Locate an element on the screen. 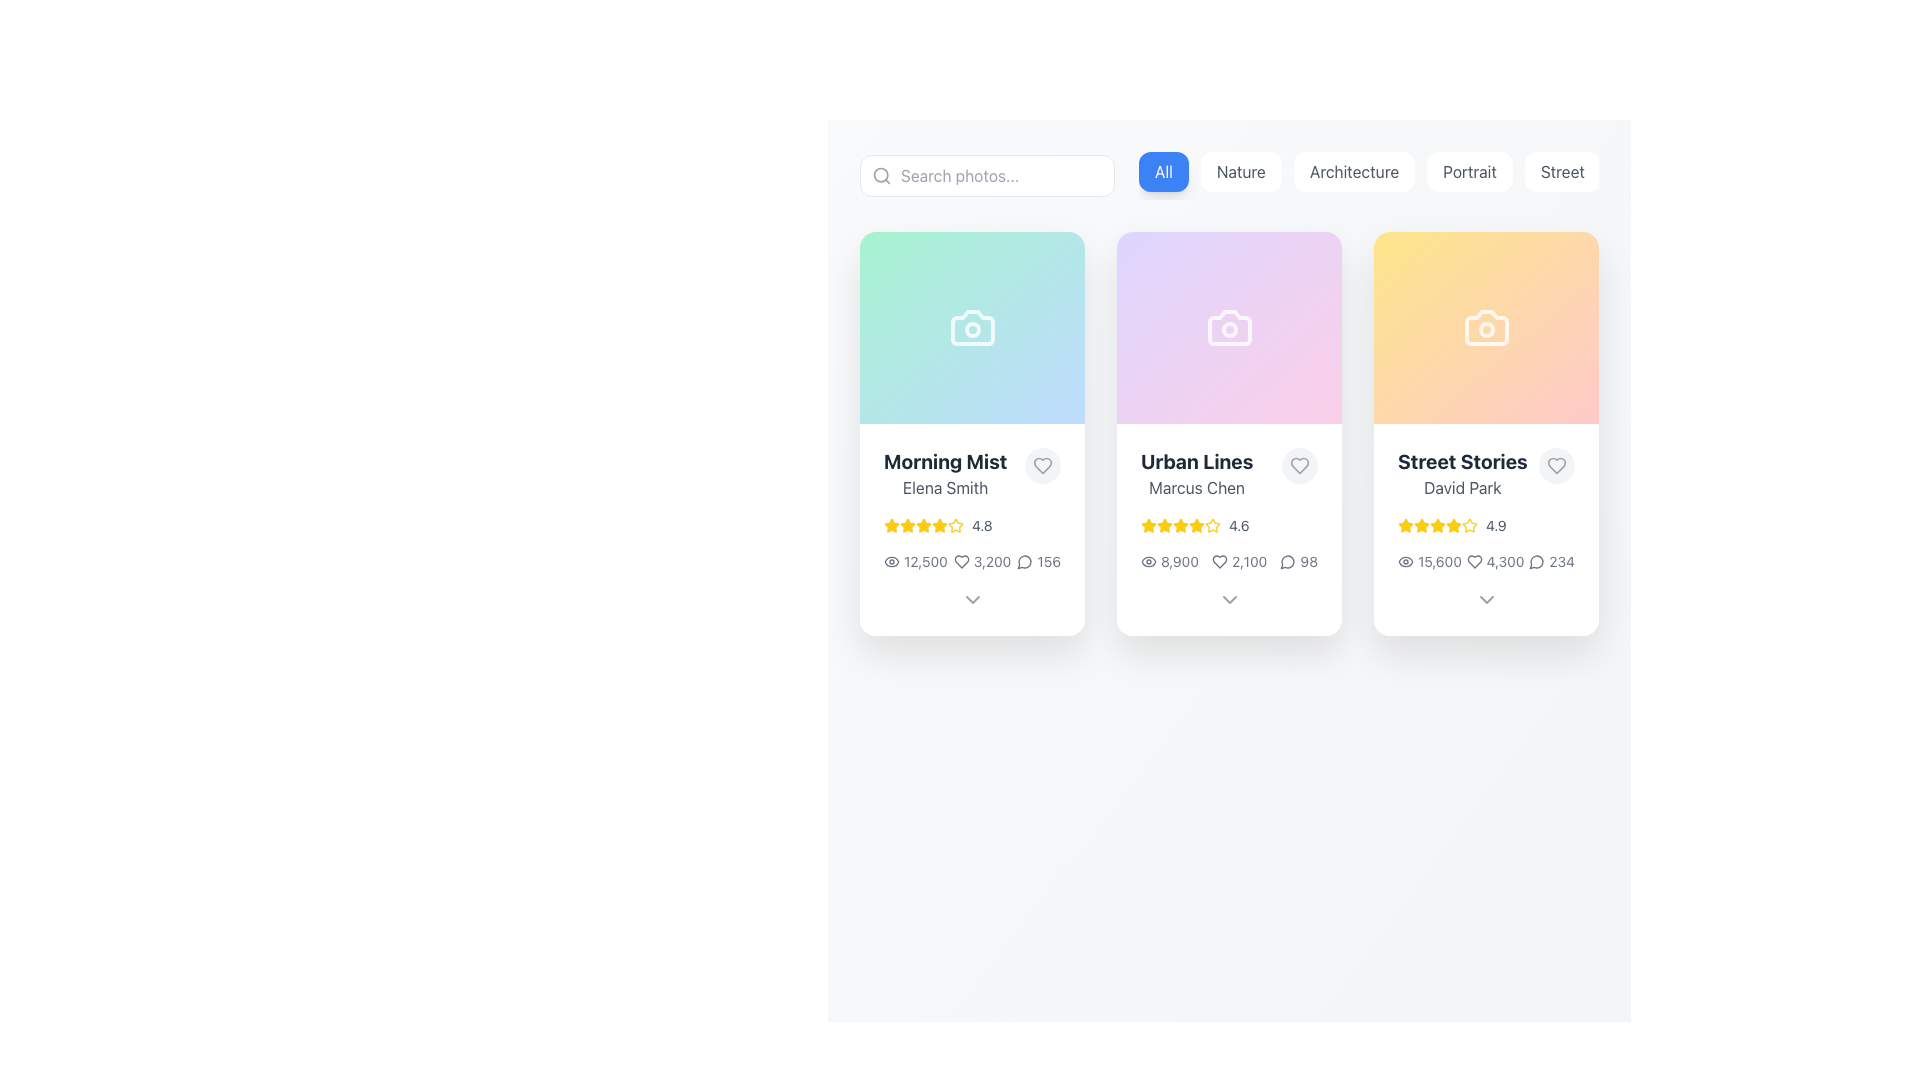  the filter button located near the top-center of the interface, which is the first item in a row of buttons including 'Nature', 'Architecture', 'Portrait', and 'Street', positioned slightly to the right of a search bar is located at coordinates (1163, 171).